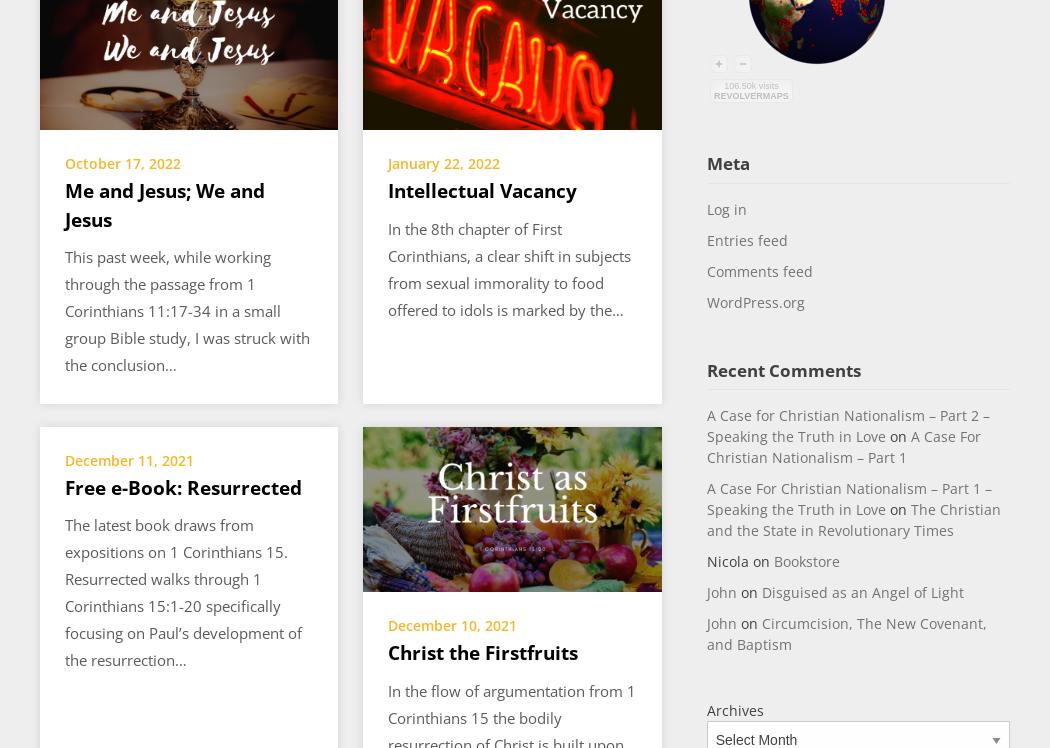 This screenshot has width=1050, height=748. I want to click on 'Me and Jesus; We and Jesus', so click(164, 205).